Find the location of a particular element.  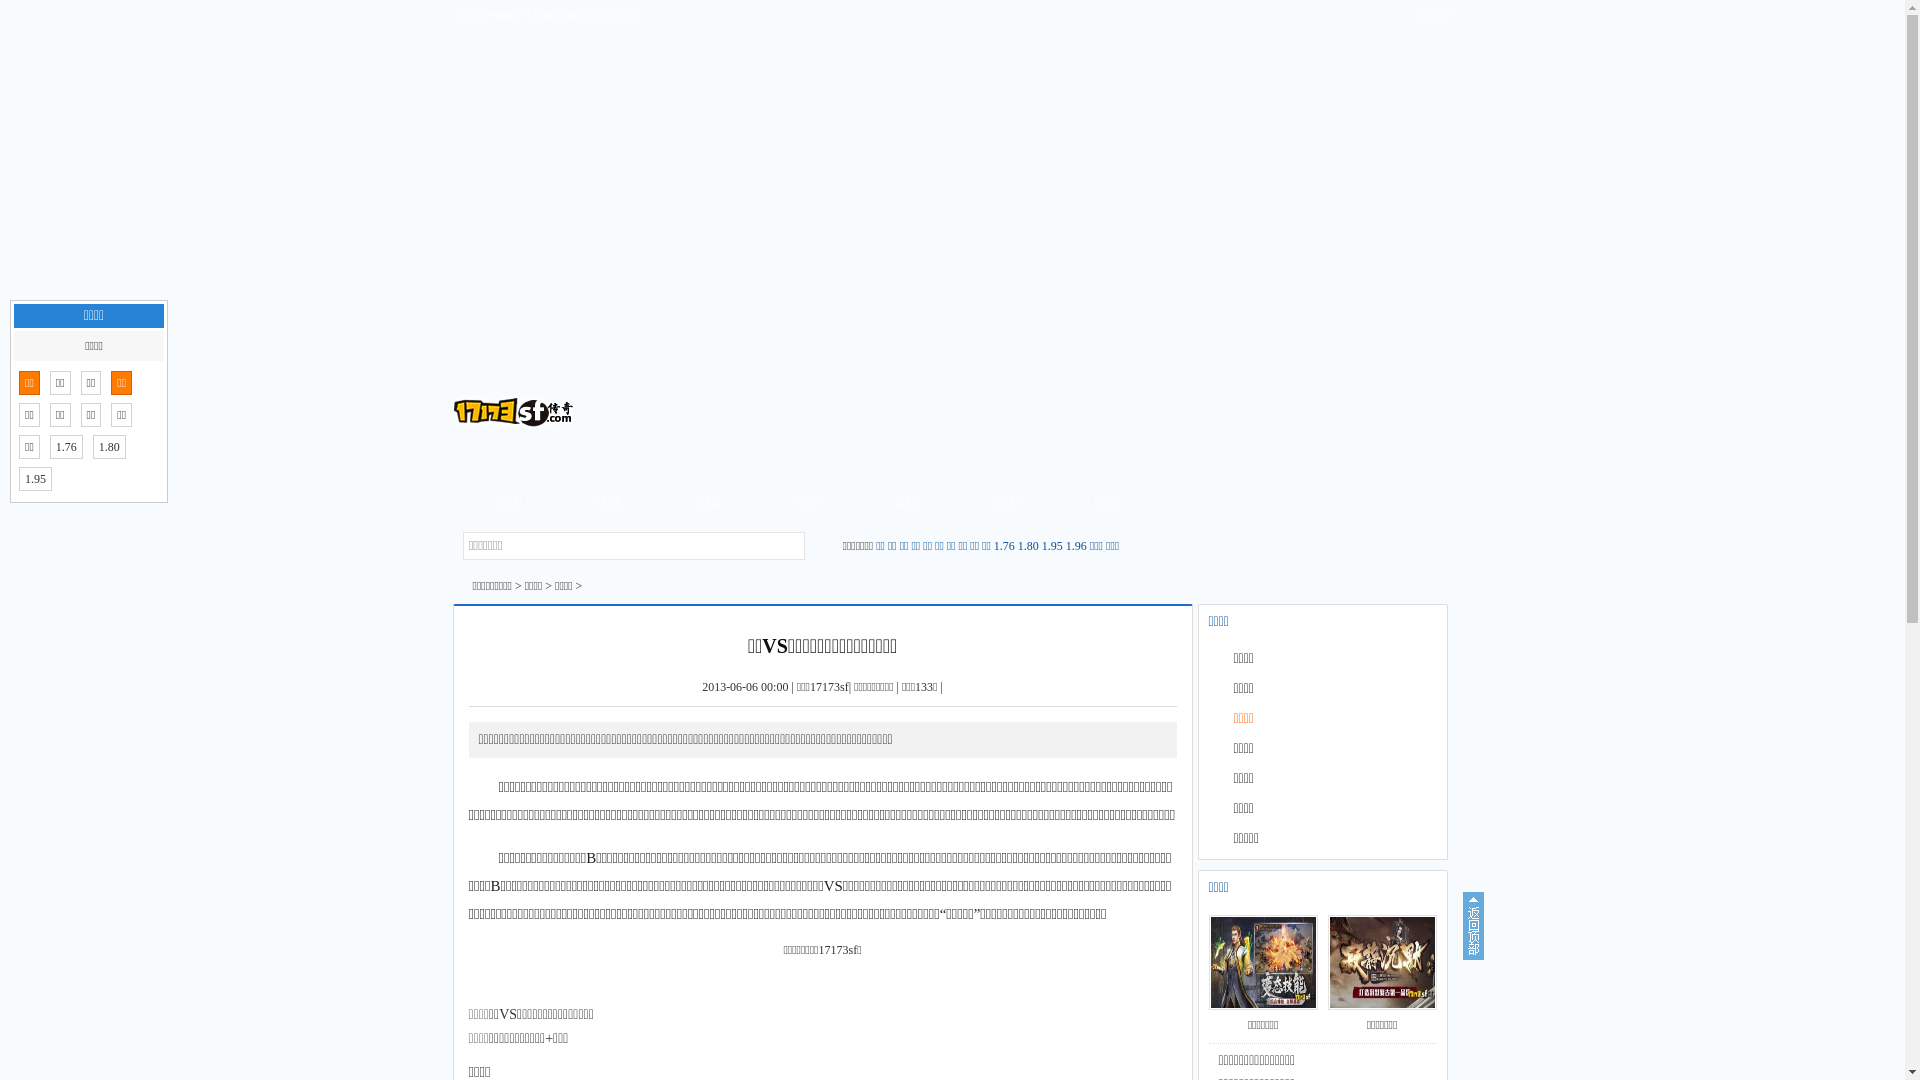

'1.95' is located at coordinates (35, 478).